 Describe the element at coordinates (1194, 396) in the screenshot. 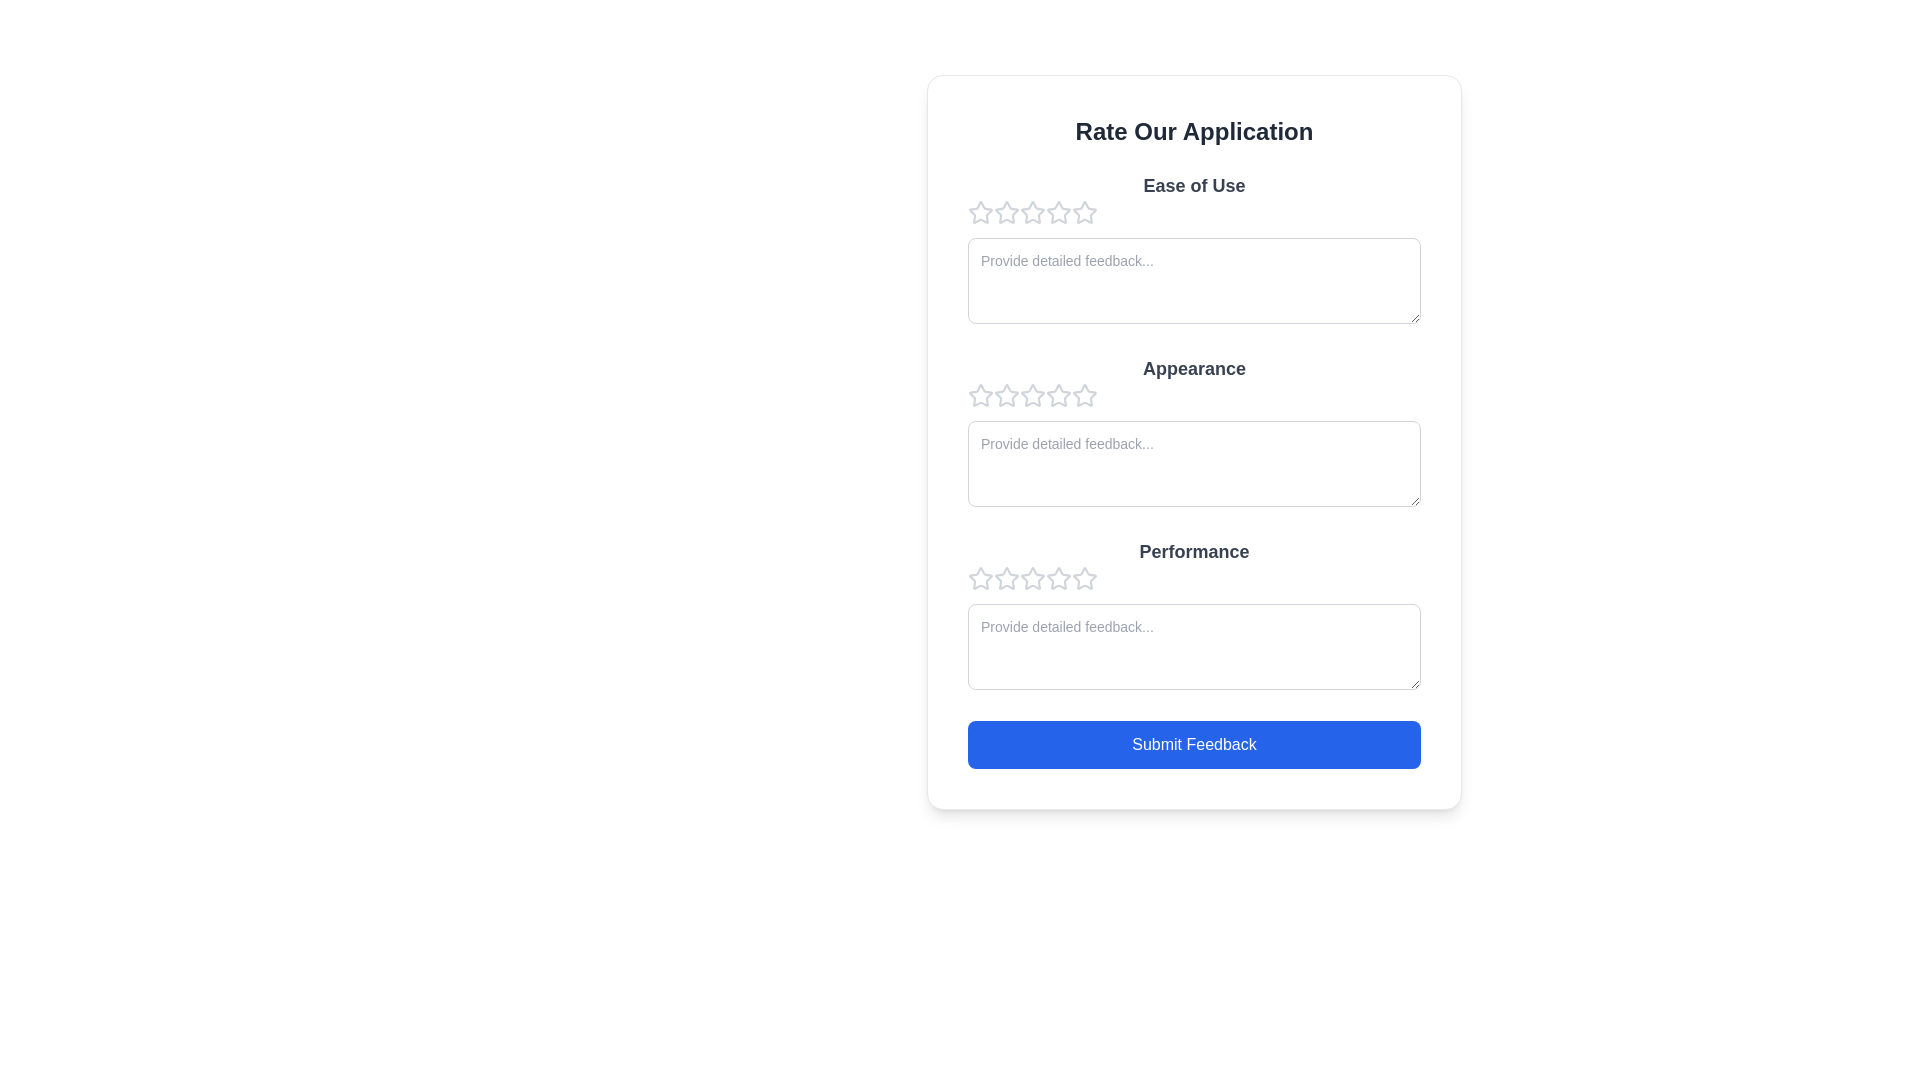

I see `the second star rating component under the 'Appearance' heading by focusing on it` at that location.